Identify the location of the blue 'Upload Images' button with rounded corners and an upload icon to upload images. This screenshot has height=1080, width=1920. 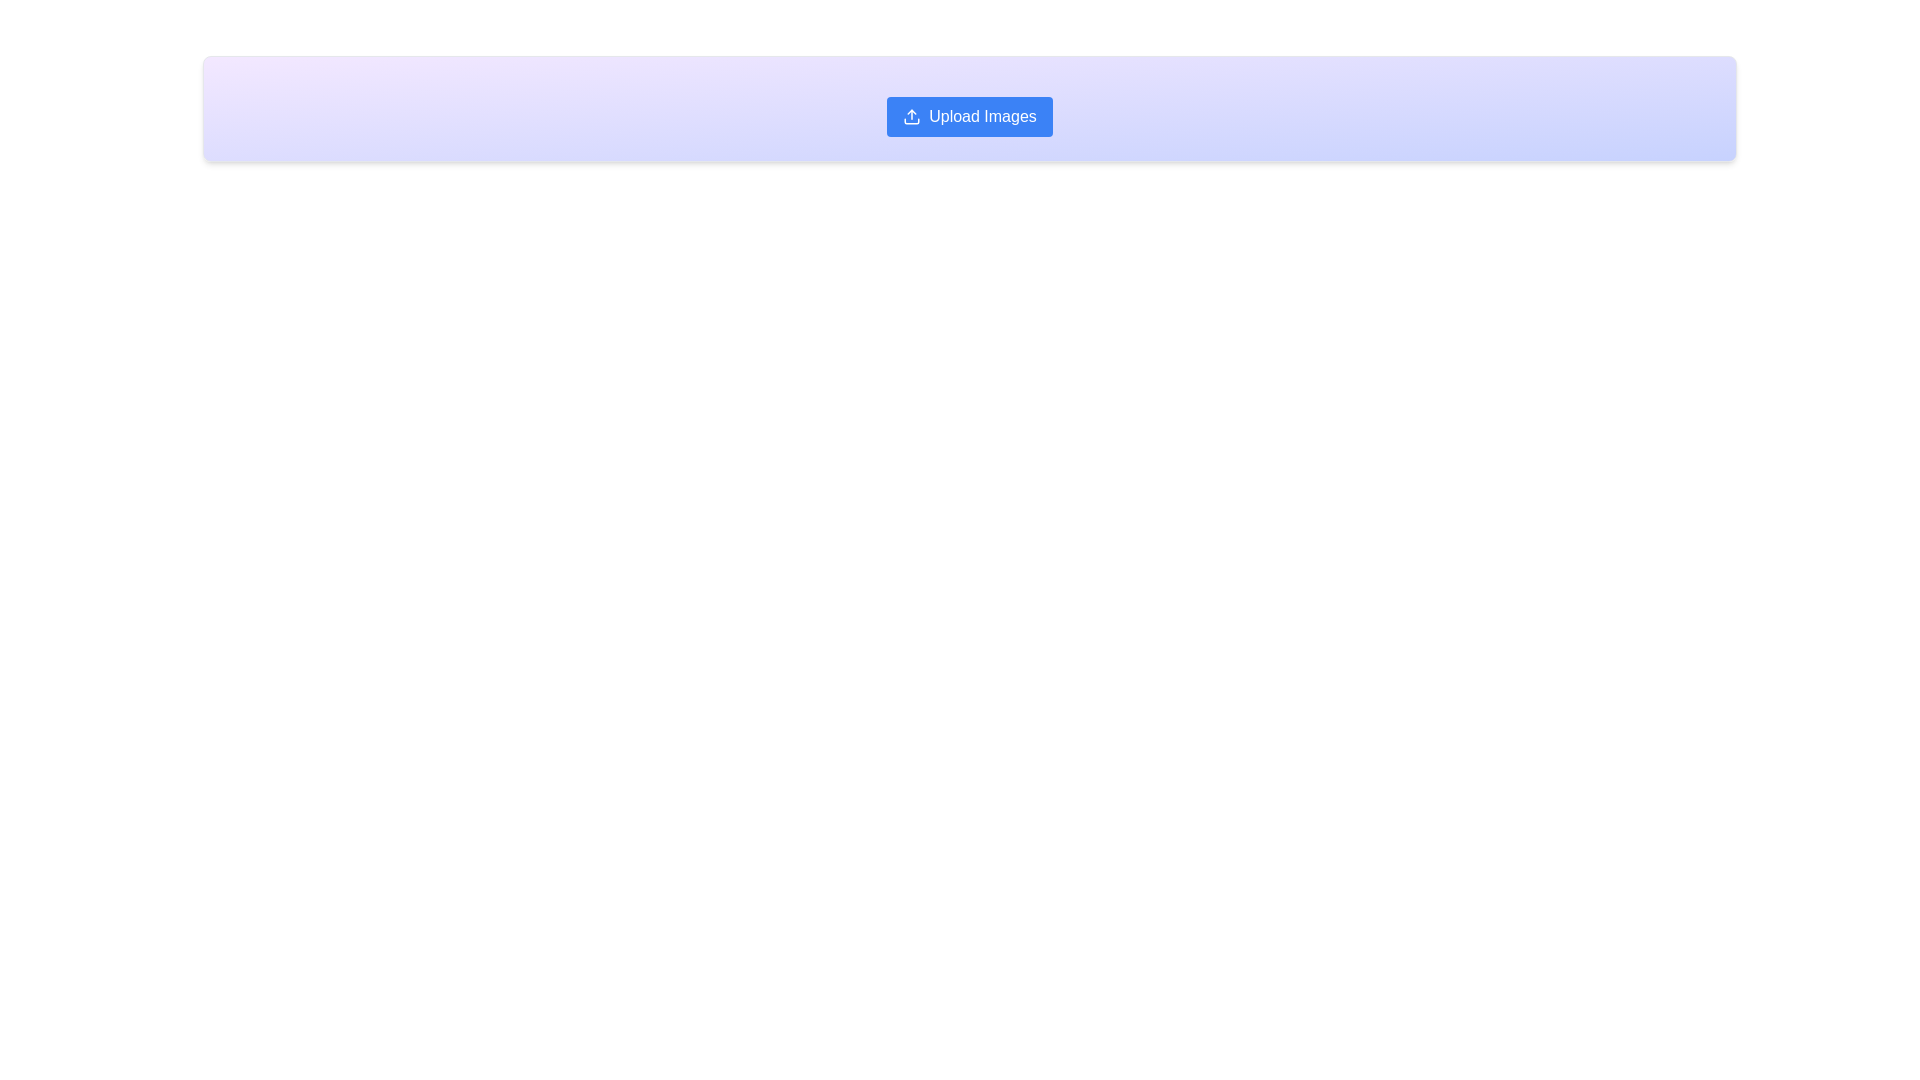
(969, 116).